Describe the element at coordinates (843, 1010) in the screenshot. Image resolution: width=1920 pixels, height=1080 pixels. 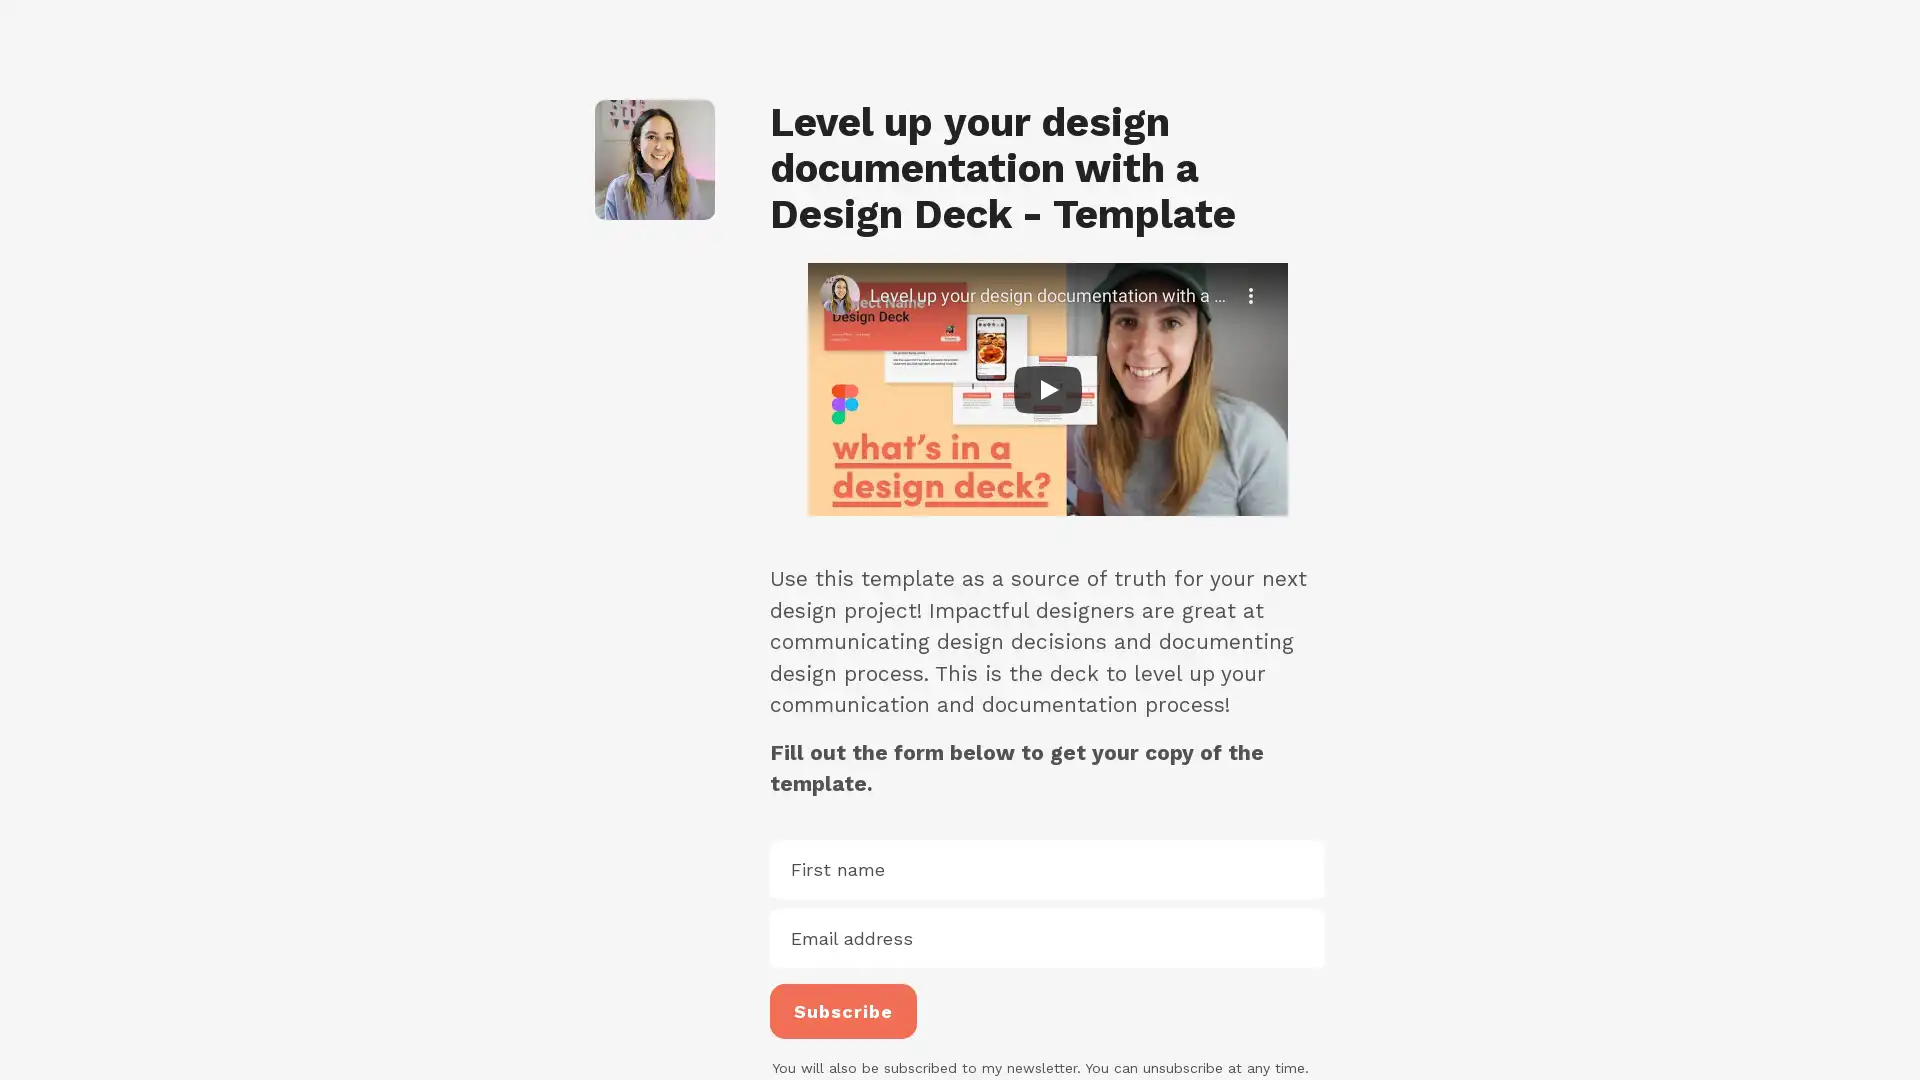
I see `Subscribe` at that location.